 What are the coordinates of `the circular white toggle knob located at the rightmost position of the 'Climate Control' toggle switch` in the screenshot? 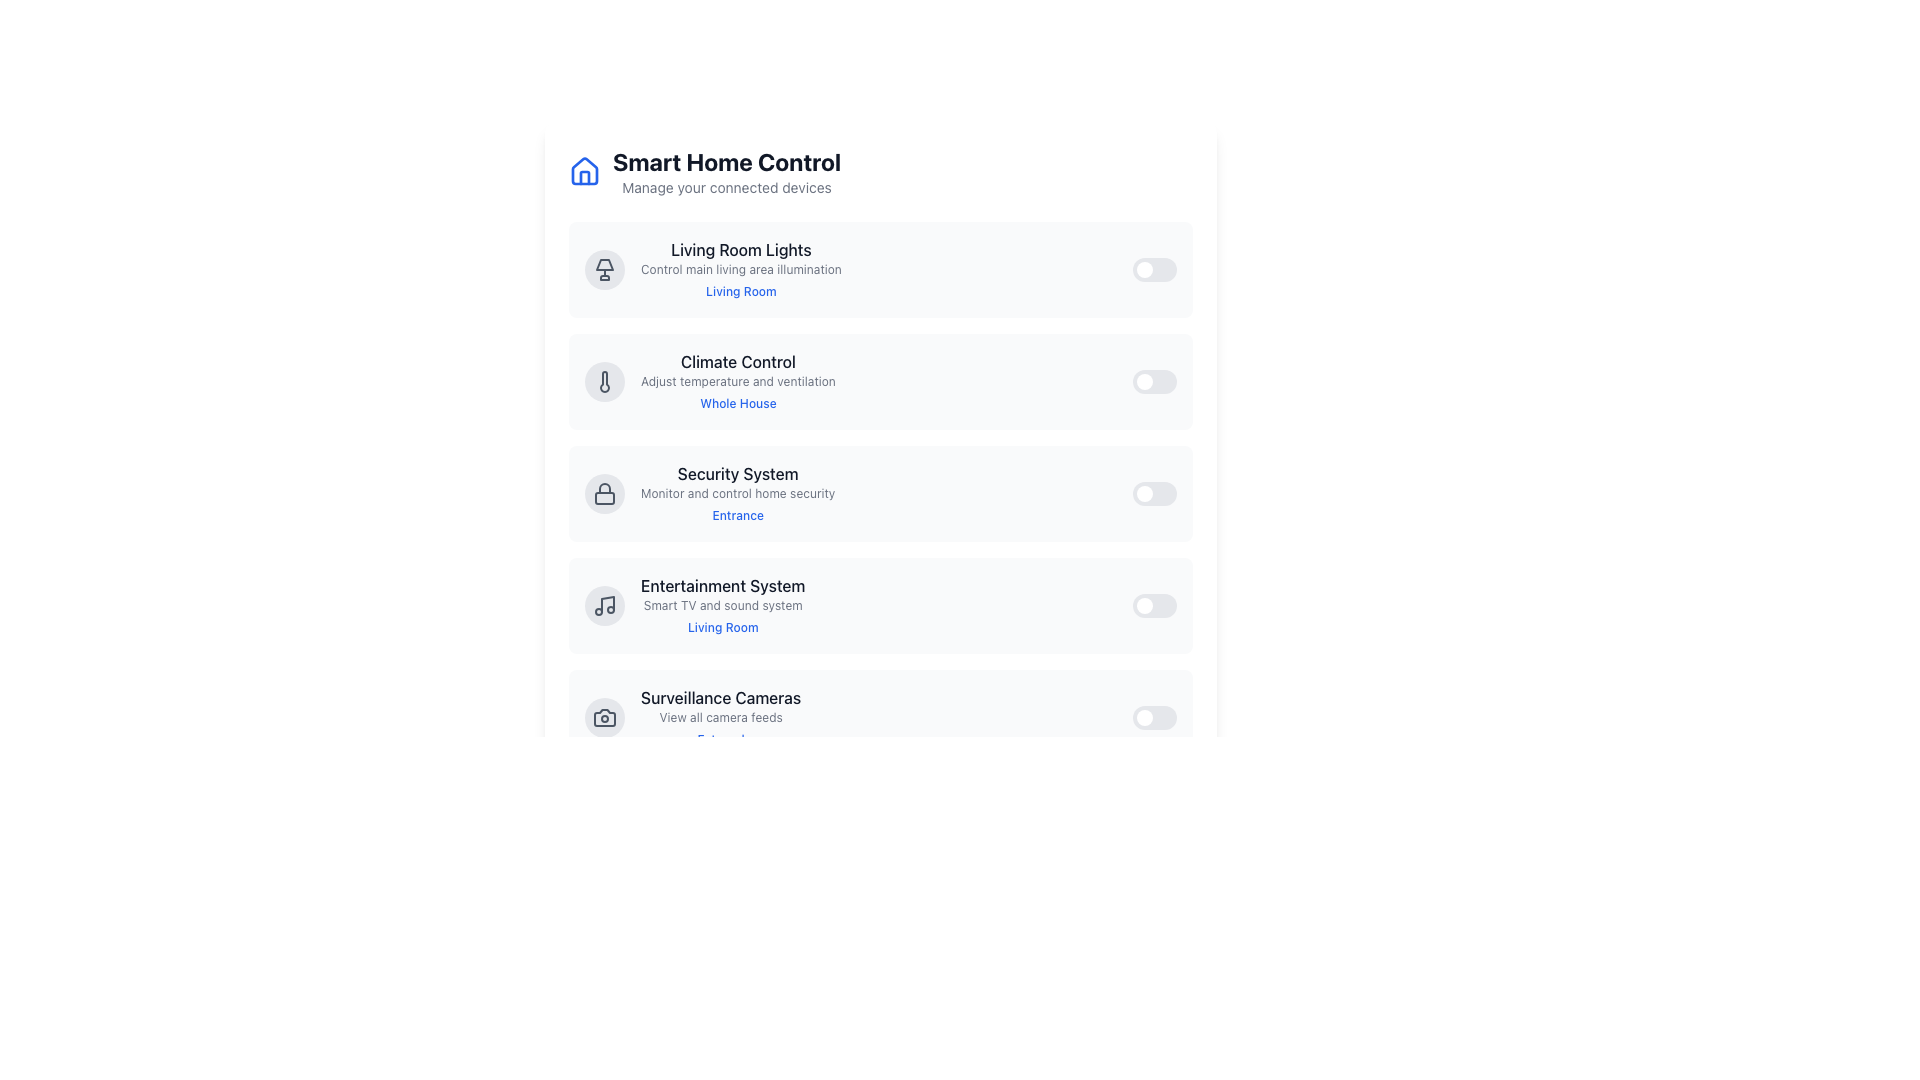 It's located at (1145, 381).